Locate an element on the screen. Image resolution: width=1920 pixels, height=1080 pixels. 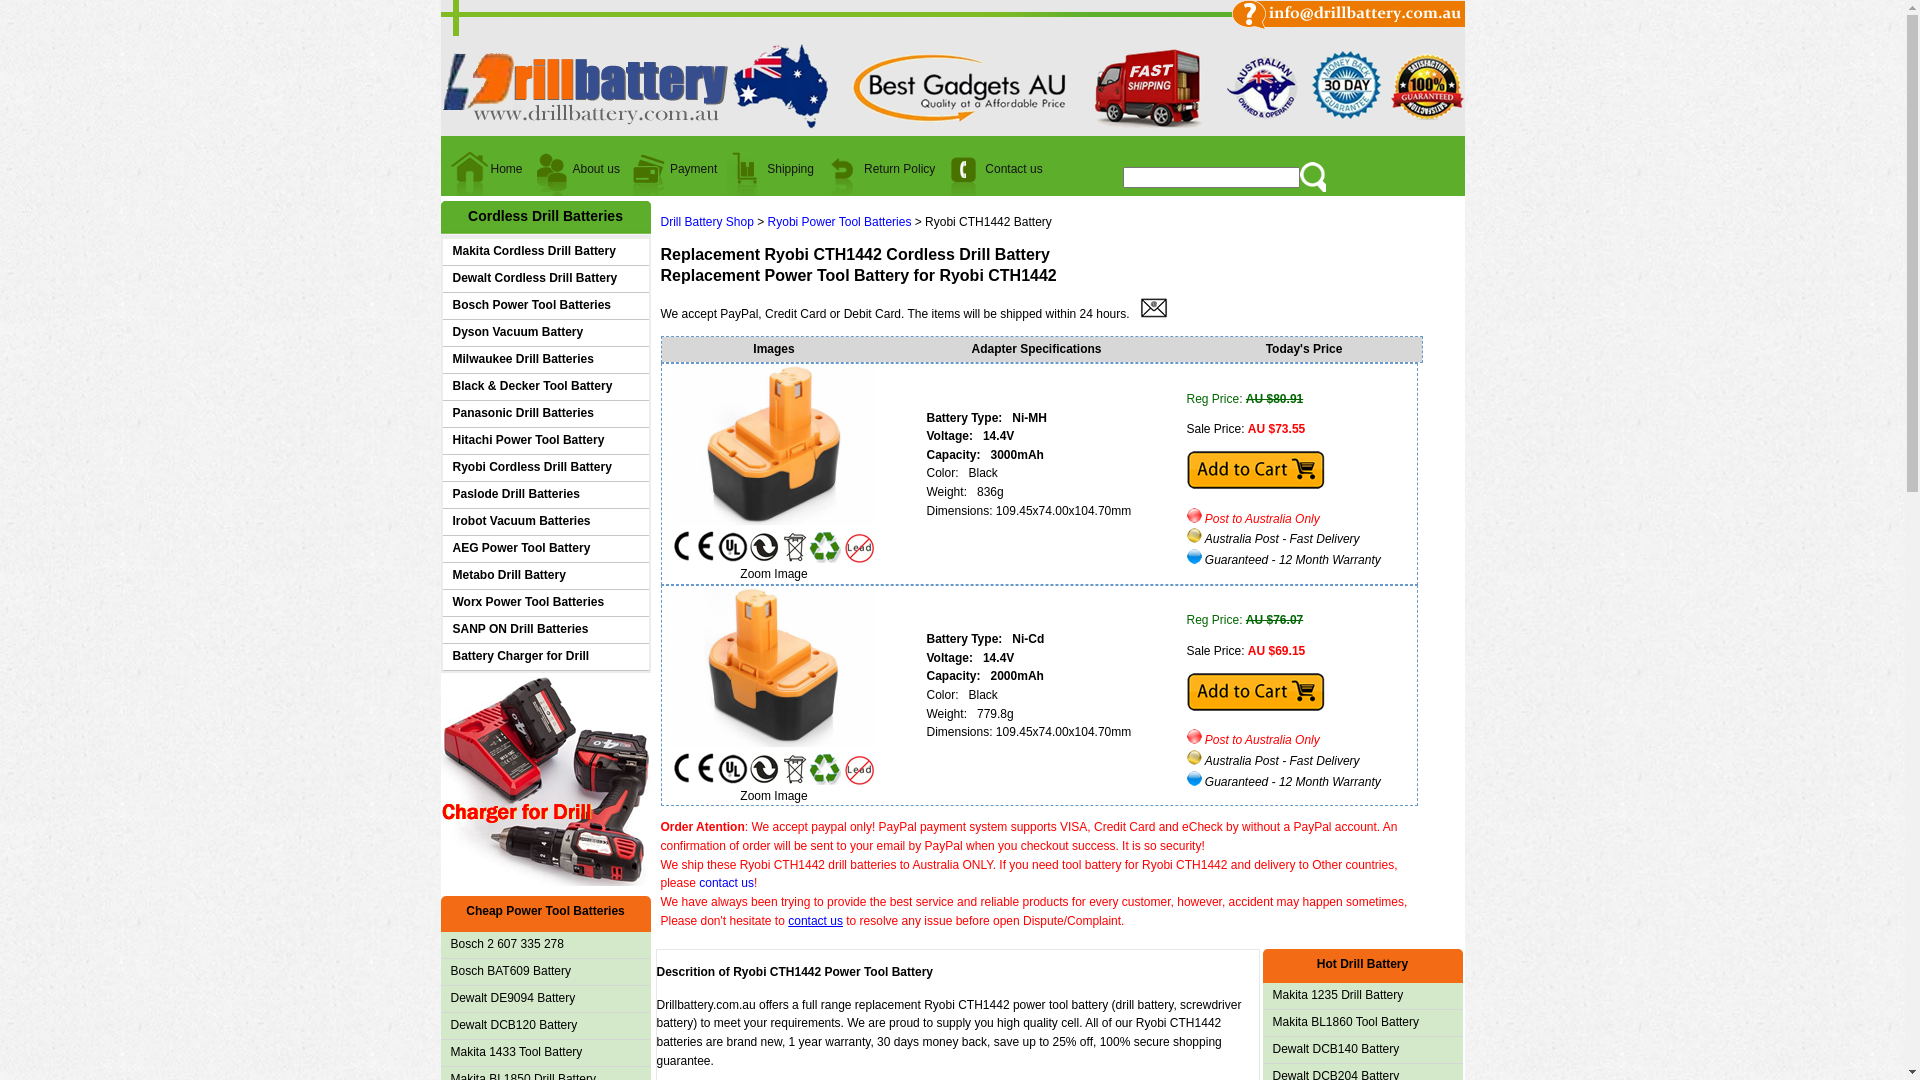
'Black & Decker Tool Battery' is located at coordinates (545, 386).